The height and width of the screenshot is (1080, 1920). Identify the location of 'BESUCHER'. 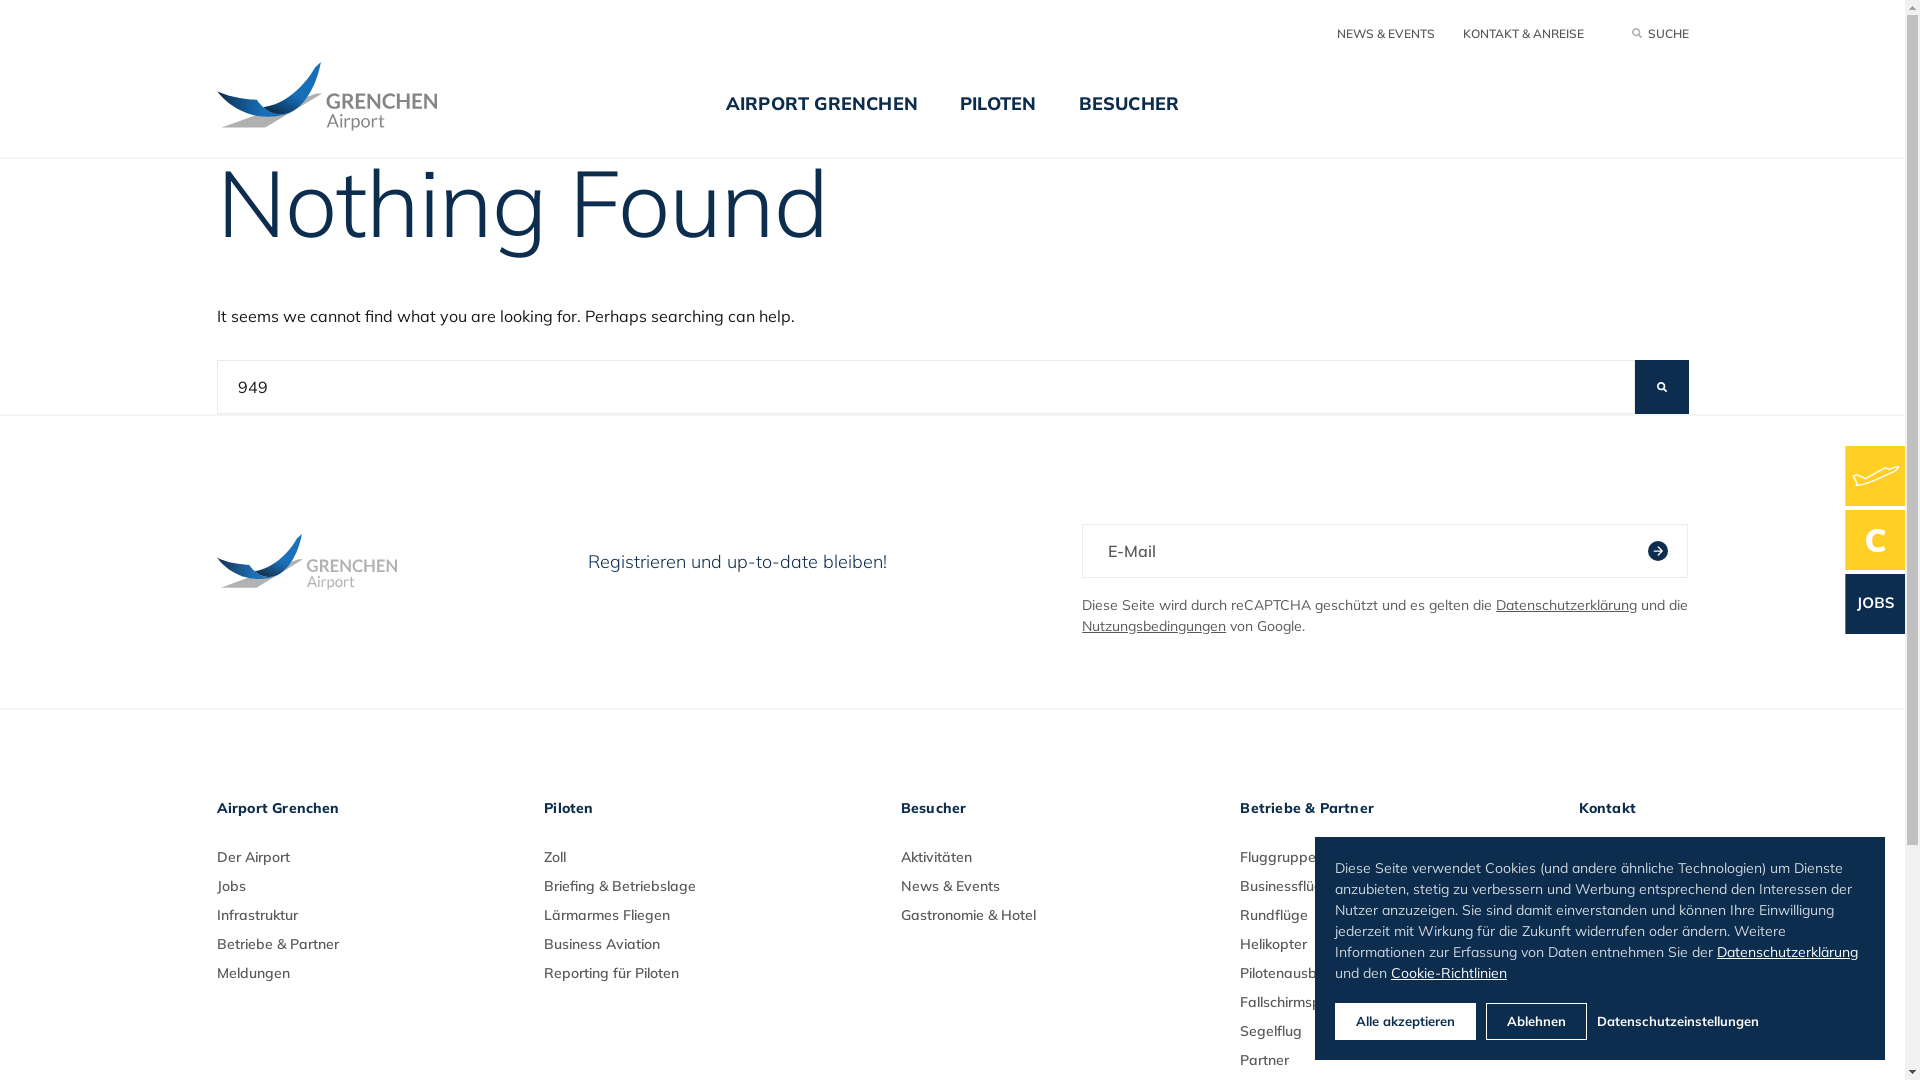
(1129, 118).